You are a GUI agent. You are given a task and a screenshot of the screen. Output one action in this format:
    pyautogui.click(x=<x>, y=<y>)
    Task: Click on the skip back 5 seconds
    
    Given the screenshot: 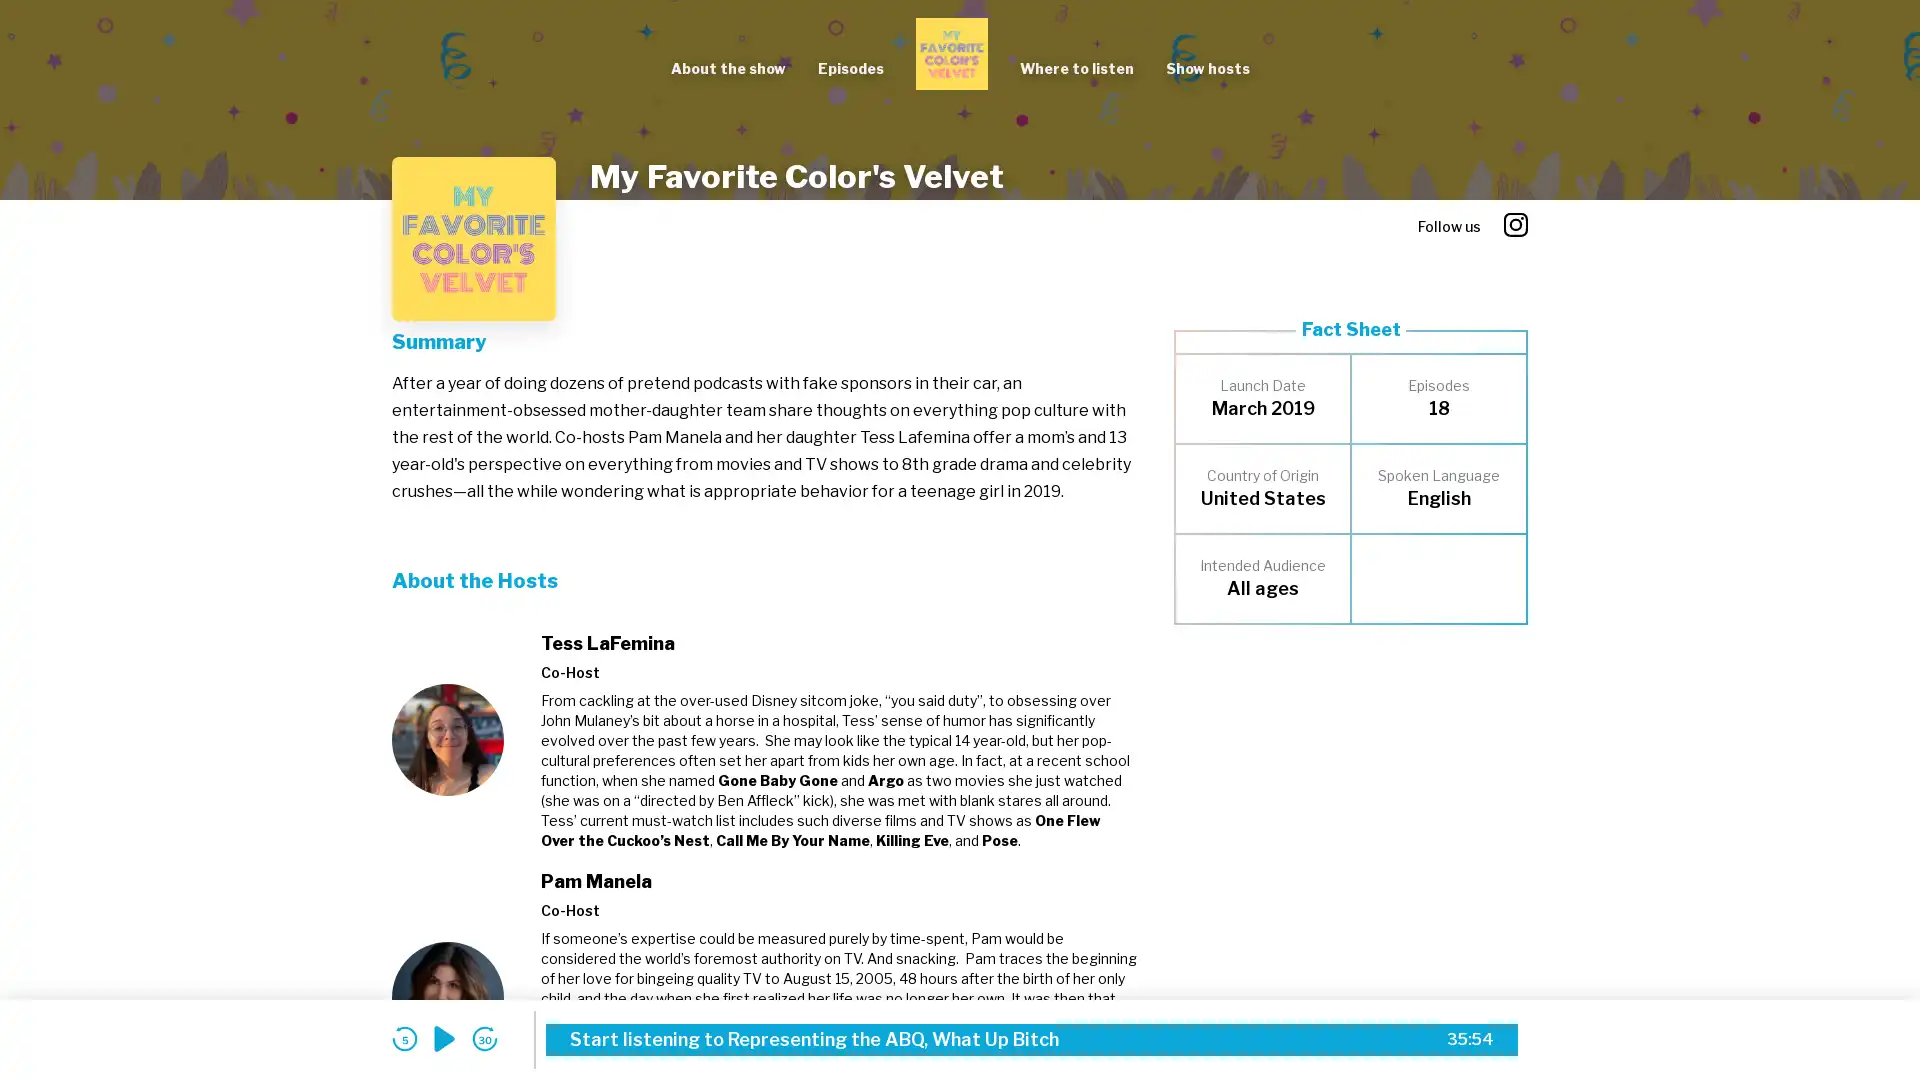 What is the action you would take?
    pyautogui.click(x=403, y=1038)
    